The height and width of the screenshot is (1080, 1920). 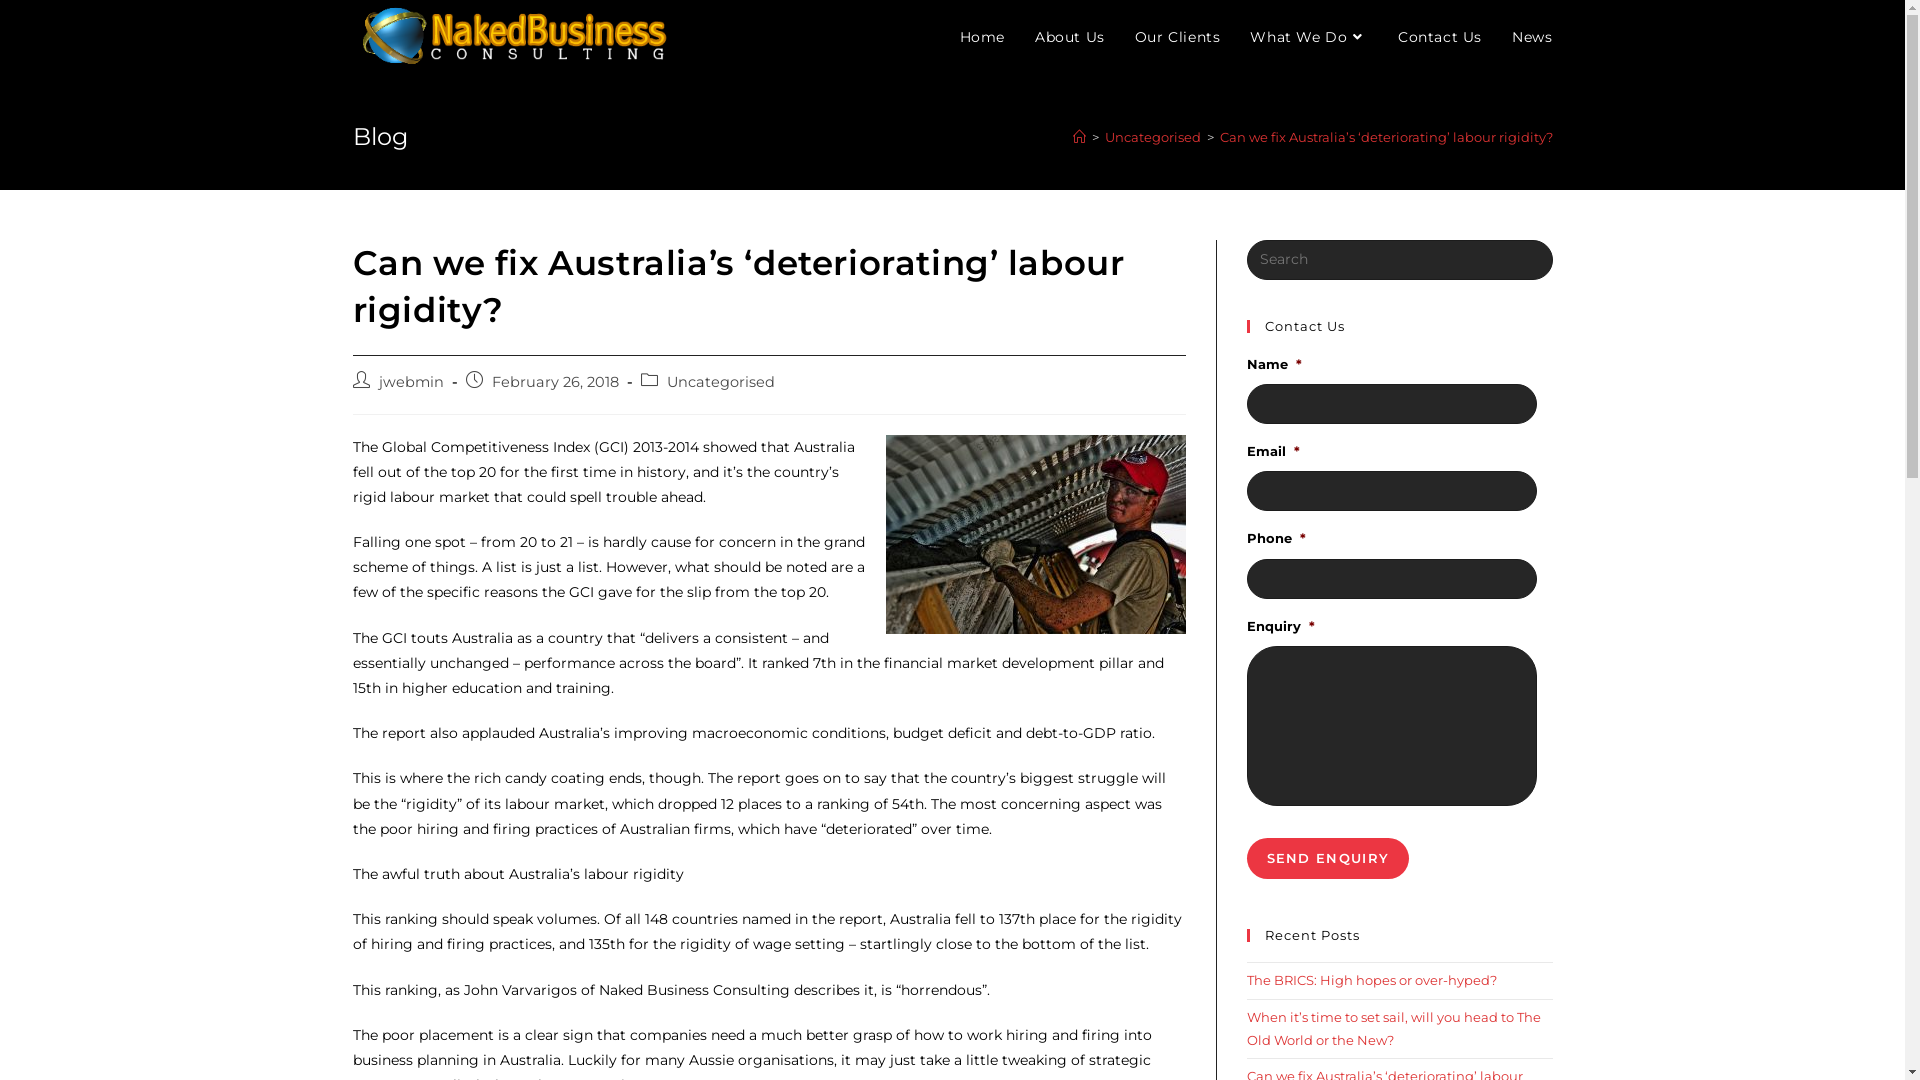 I want to click on 'Contact Us', so click(x=1440, y=37).